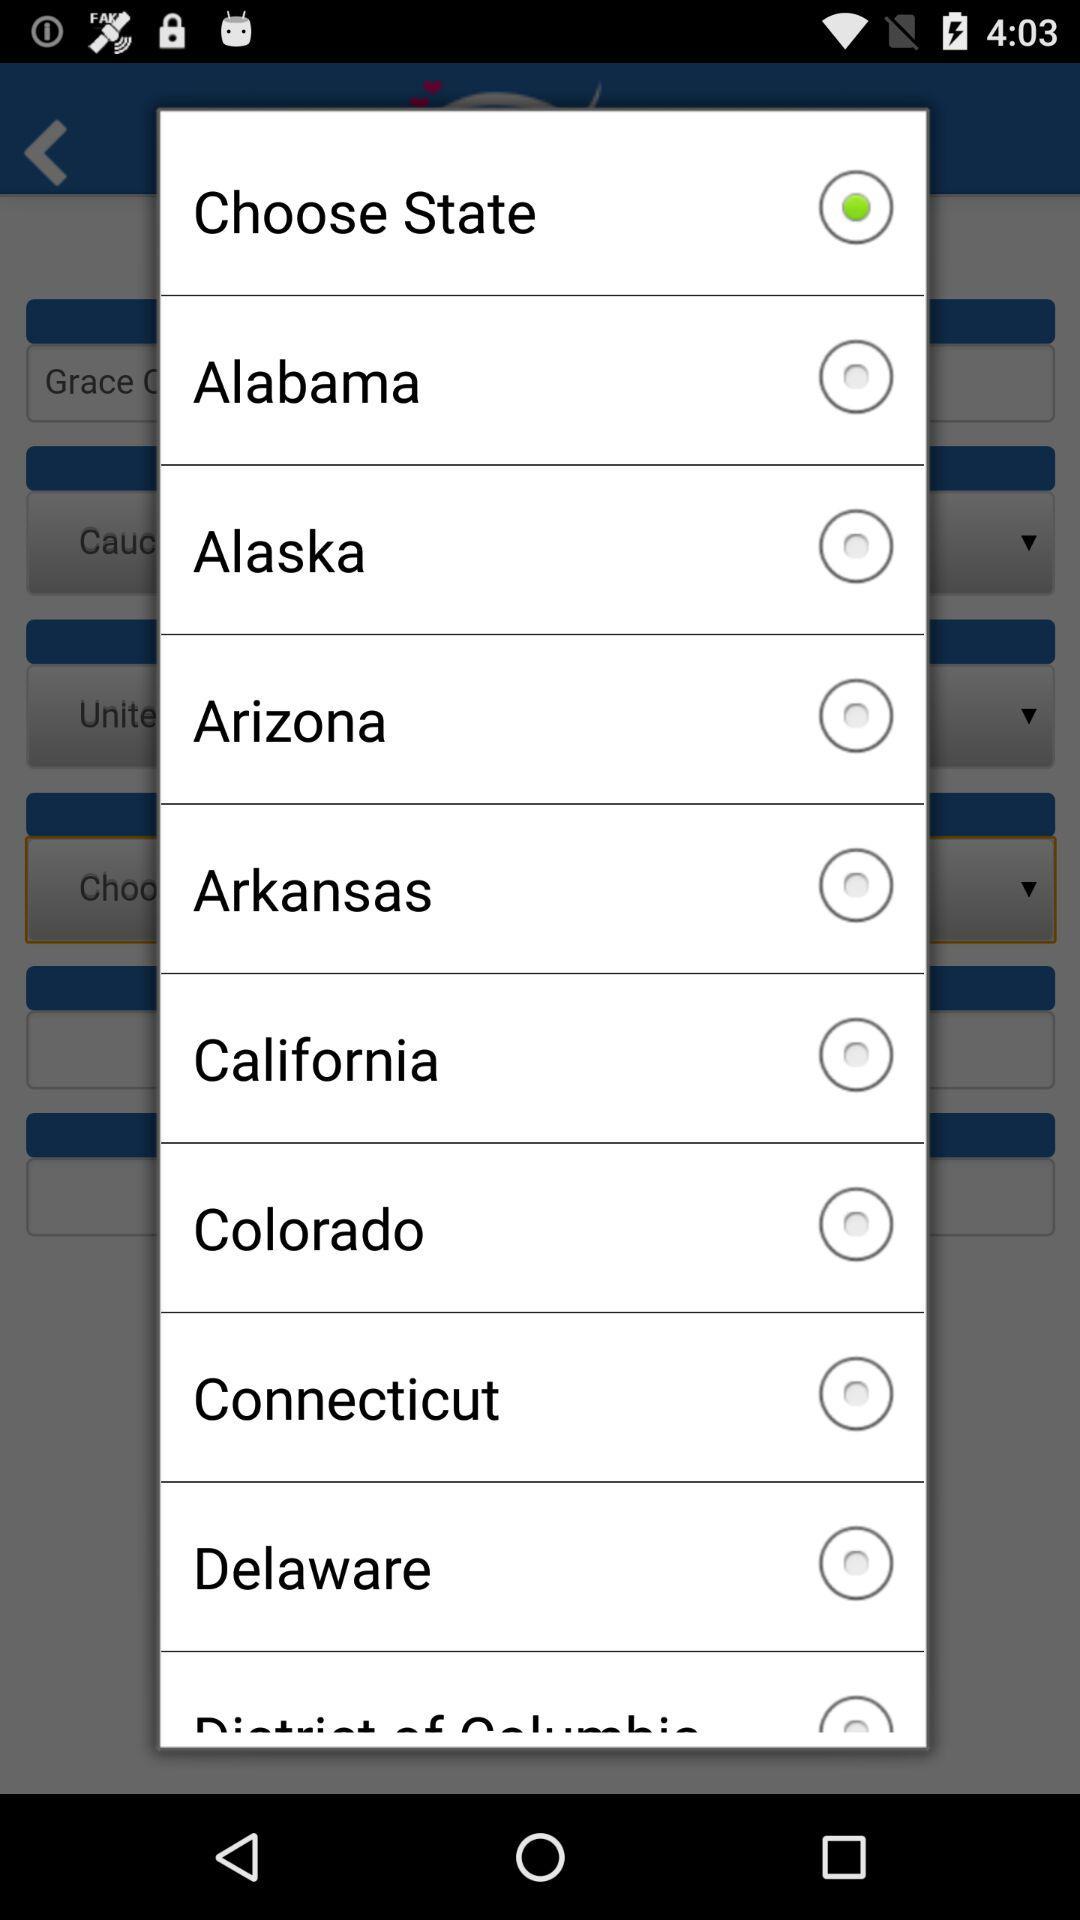 This screenshot has height=1920, width=1080. Describe the element at coordinates (542, 549) in the screenshot. I see `the alaska checkbox` at that location.